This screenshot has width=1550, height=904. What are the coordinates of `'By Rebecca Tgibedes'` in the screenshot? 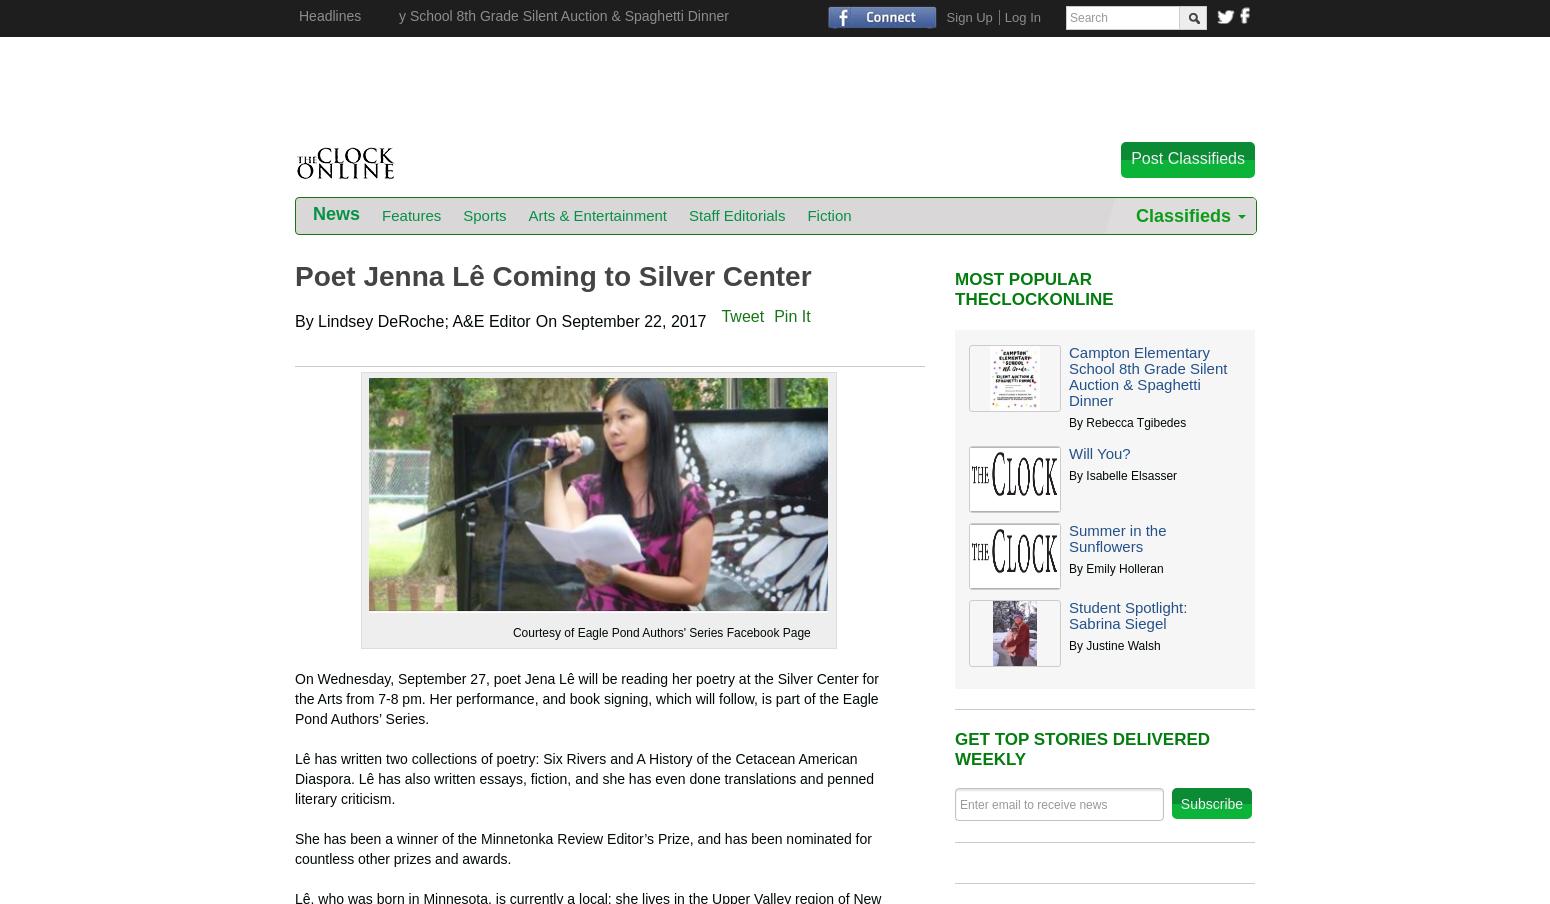 It's located at (1126, 422).